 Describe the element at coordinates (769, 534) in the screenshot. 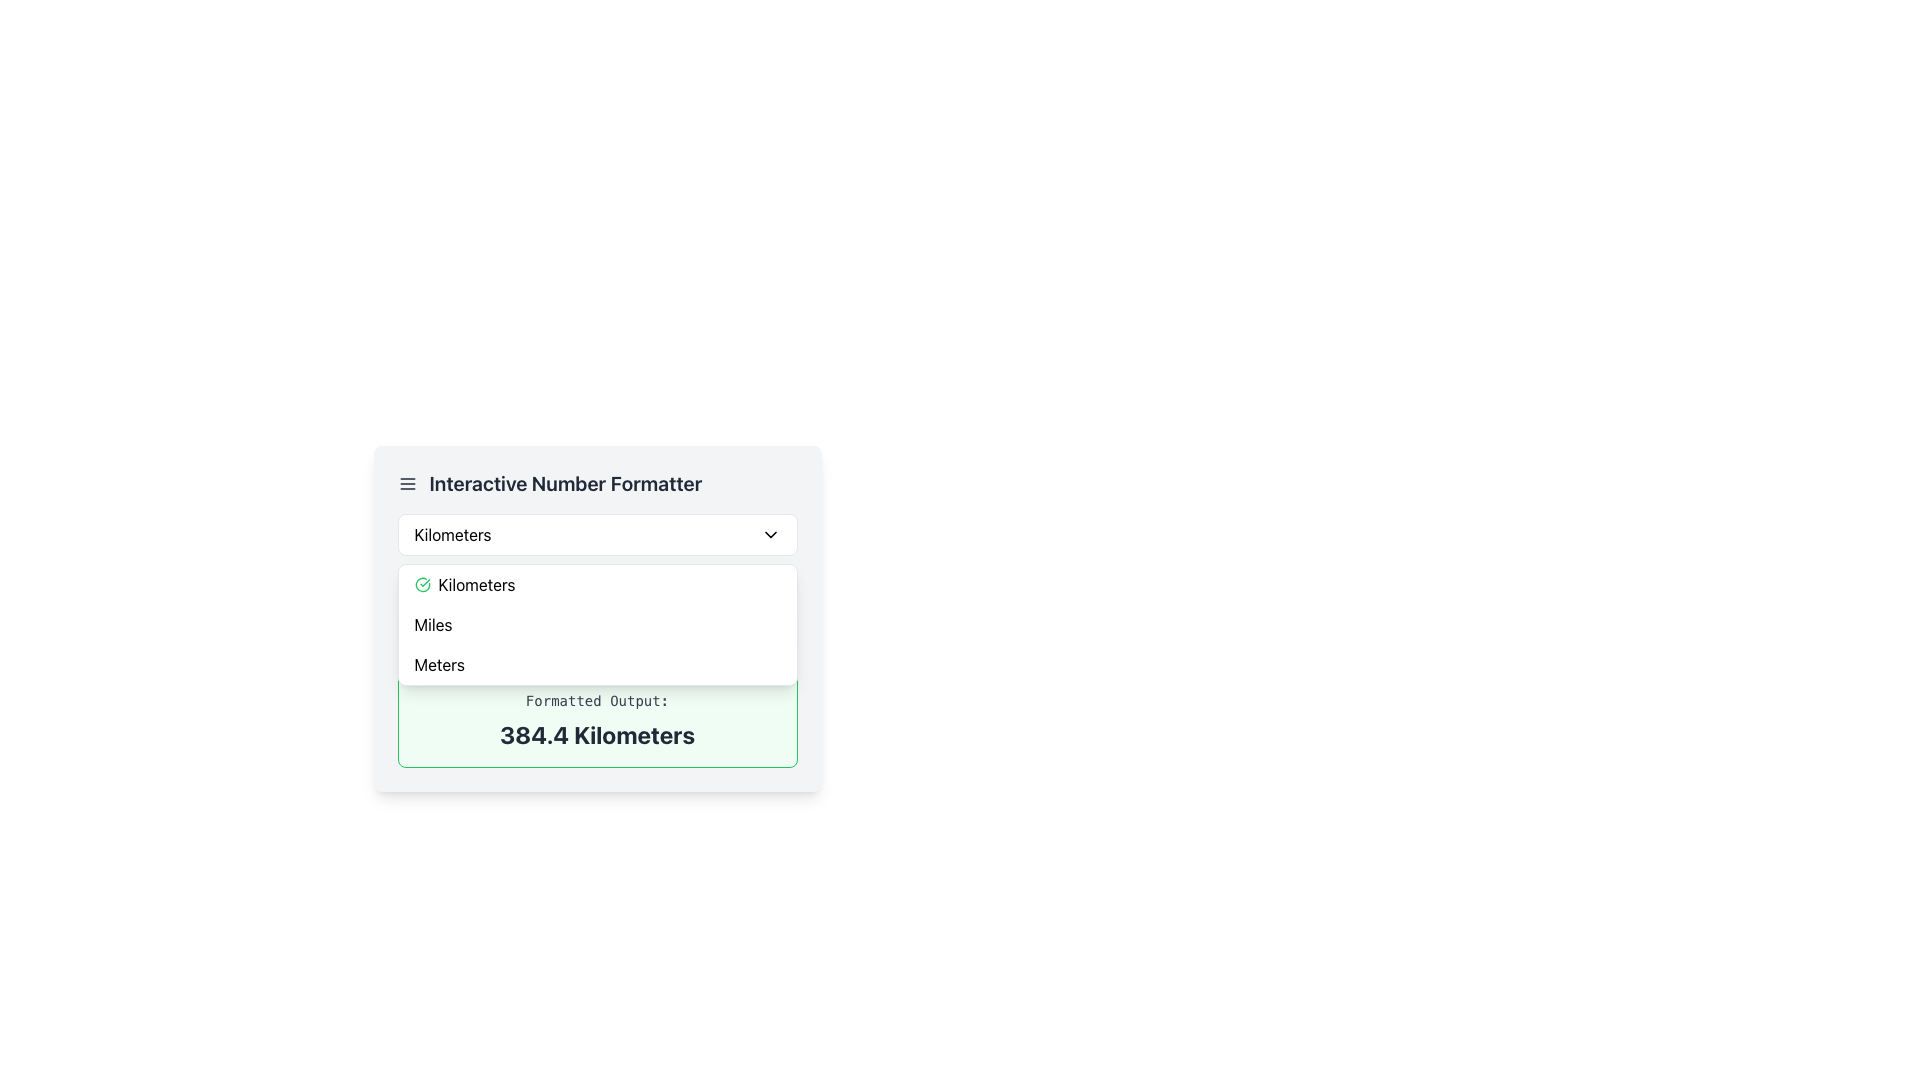

I see `the down-facing chevron icon located at the far right of the dropdown select component next to the text 'Kilometers'` at that location.